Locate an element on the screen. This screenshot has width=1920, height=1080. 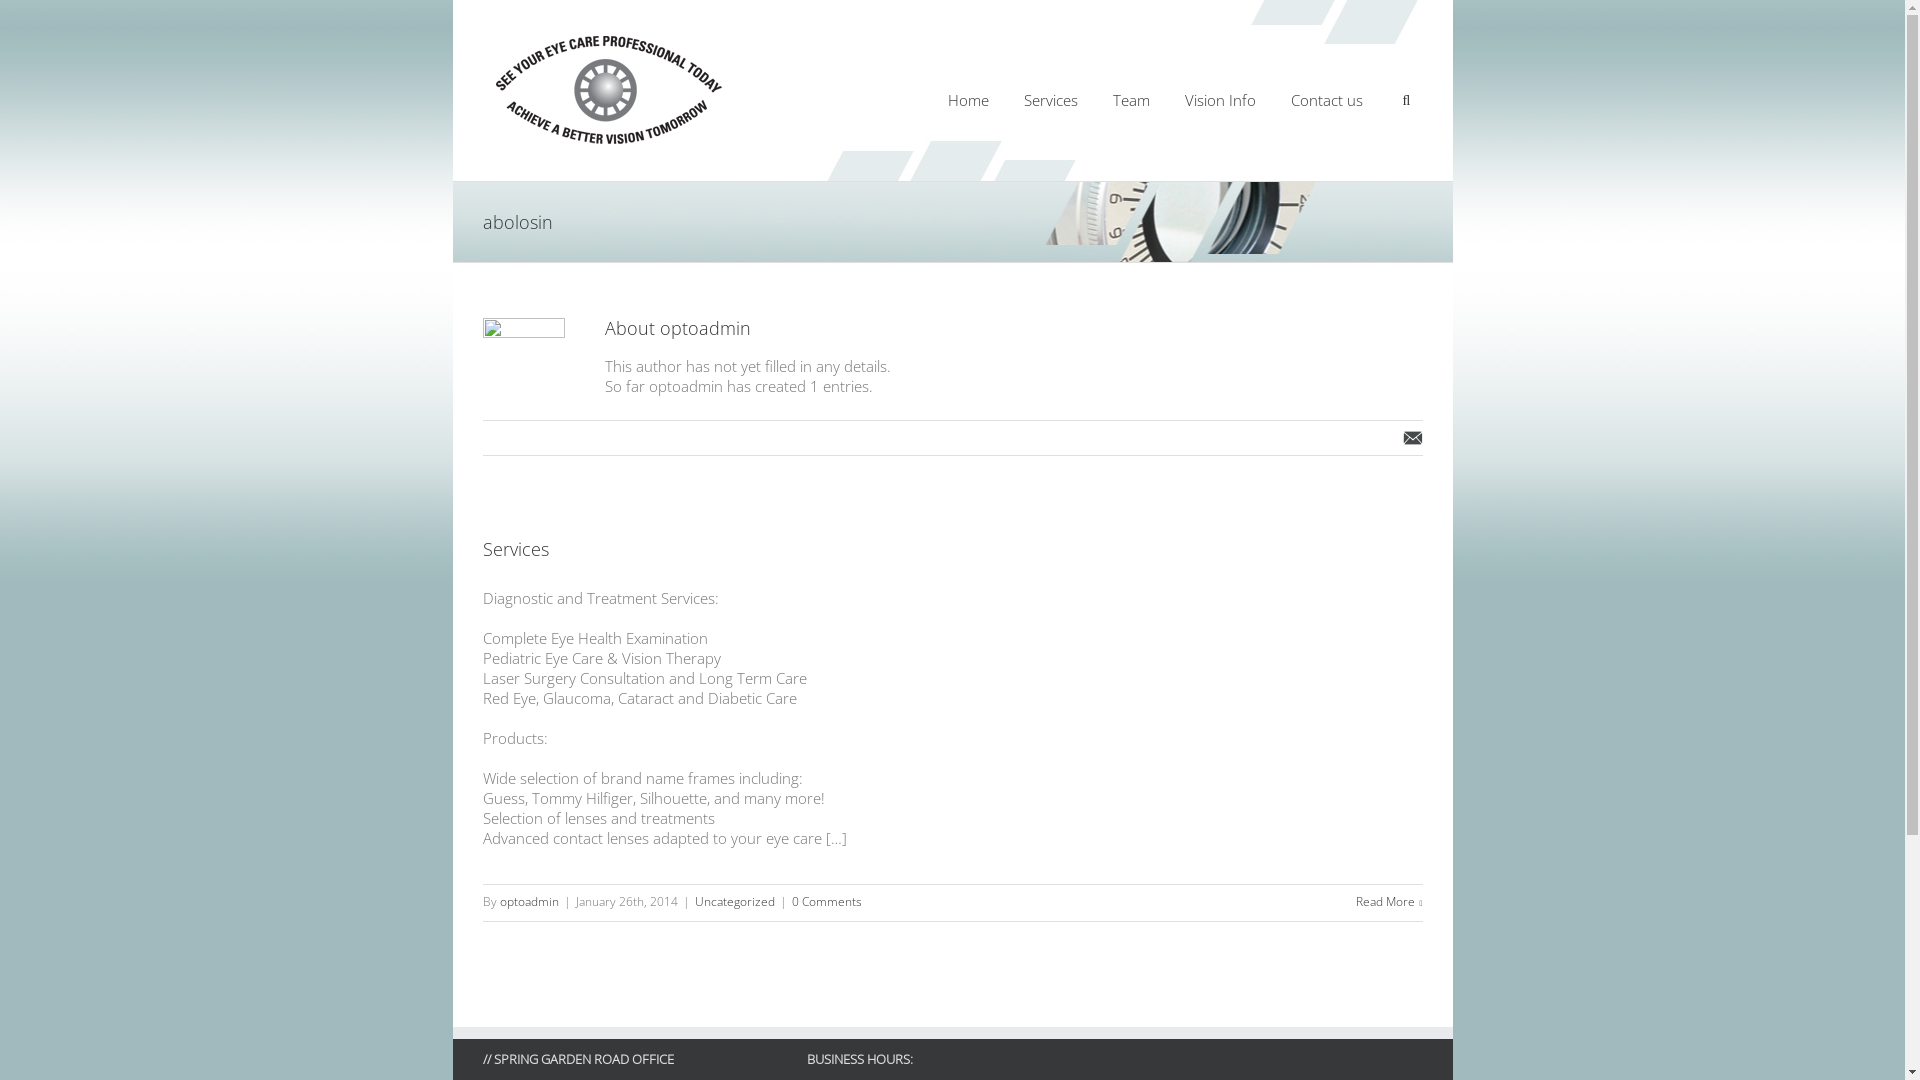
'Home' is located at coordinates (968, 99).